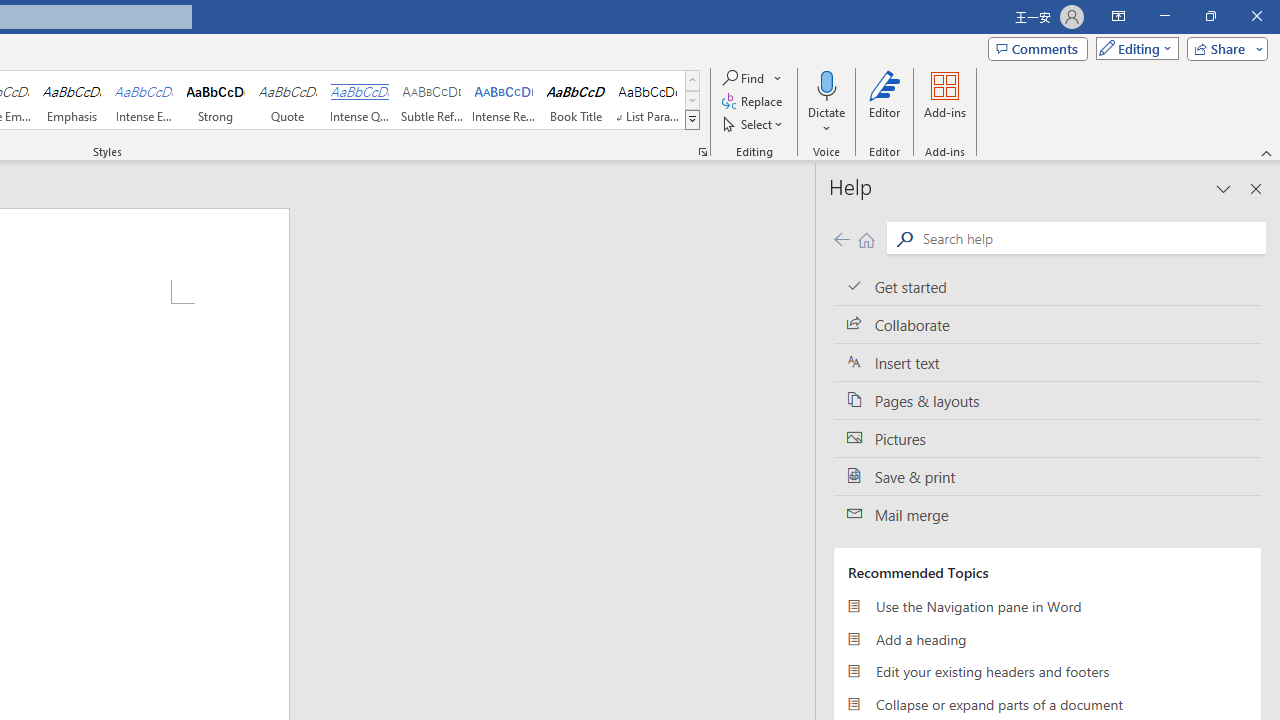 This screenshot has width=1280, height=720. Describe the element at coordinates (884, 103) in the screenshot. I see `'Editor'` at that location.